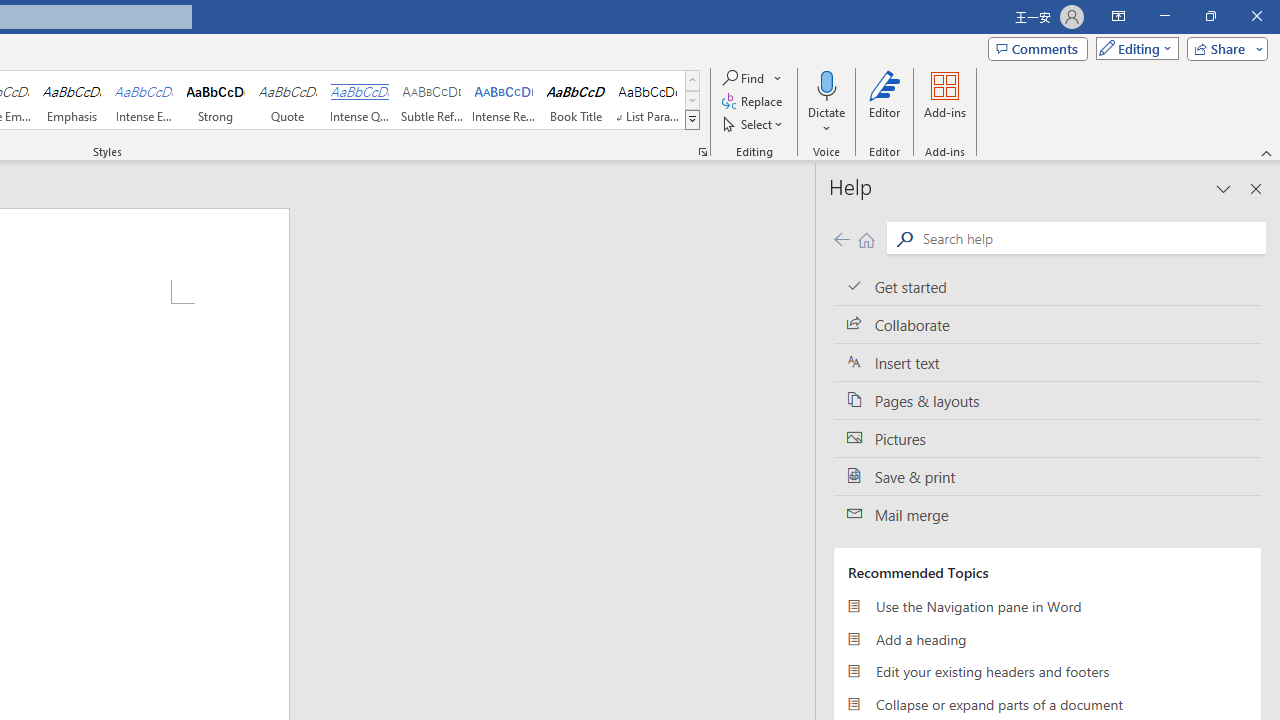 This screenshot has width=1280, height=720. Describe the element at coordinates (884, 103) in the screenshot. I see `'Editor'` at that location.